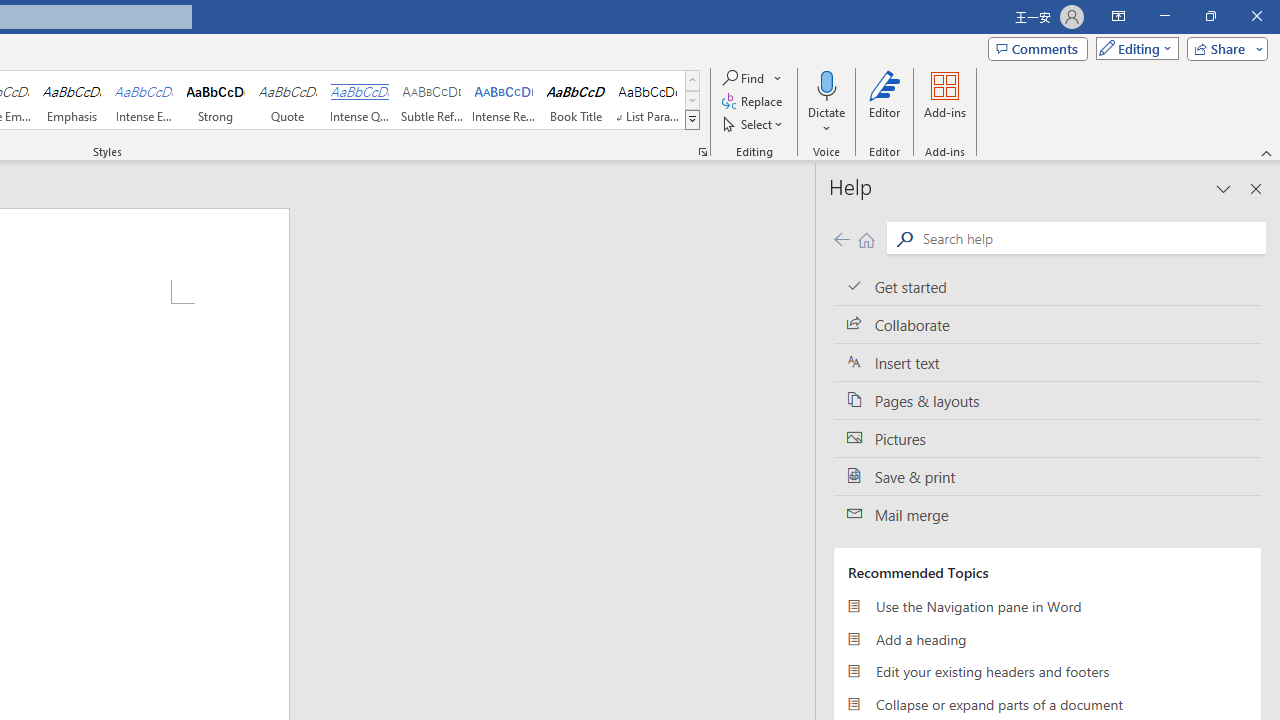 This screenshot has width=1280, height=720. Describe the element at coordinates (884, 103) in the screenshot. I see `'Editor'` at that location.